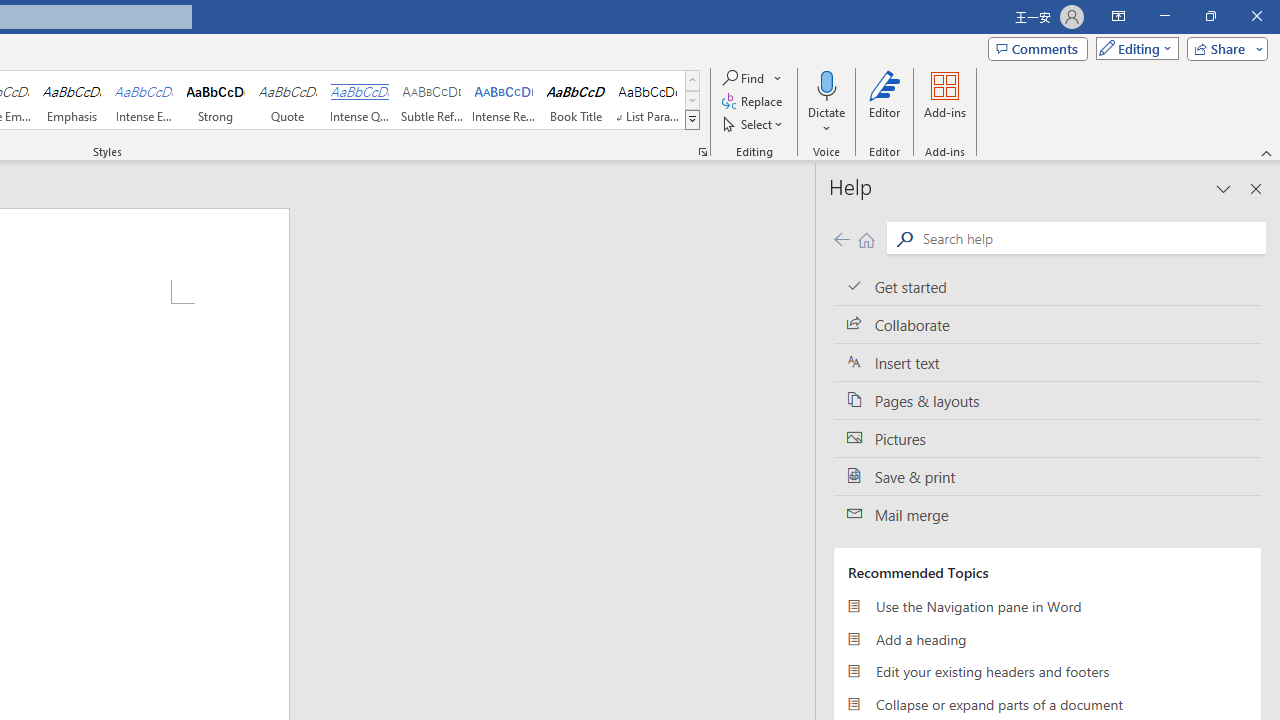 This screenshot has width=1280, height=720. Describe the element at coordinates (884, 103) in the screenshot. I see `'Editor'` at that location.